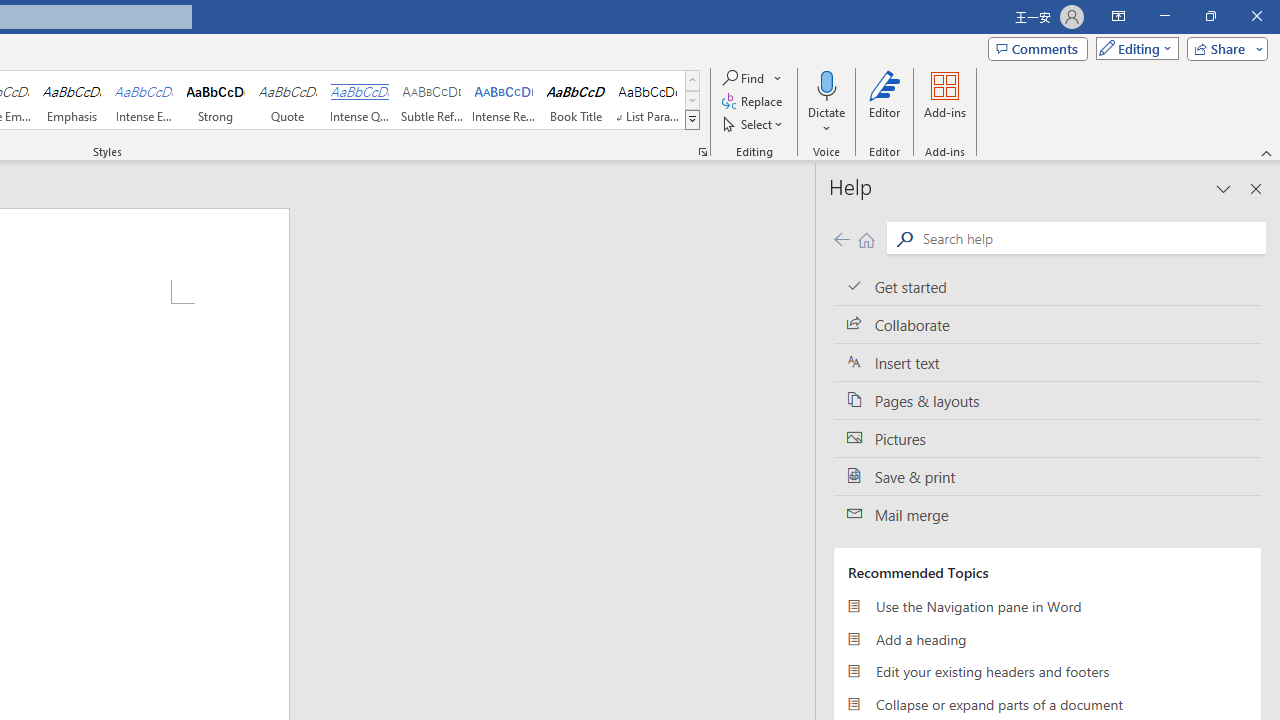 This screenshot has width=1280, height=720. Describe the element at coordinates (884, 103) in the screenshot. I see `'Editor'` at that location.